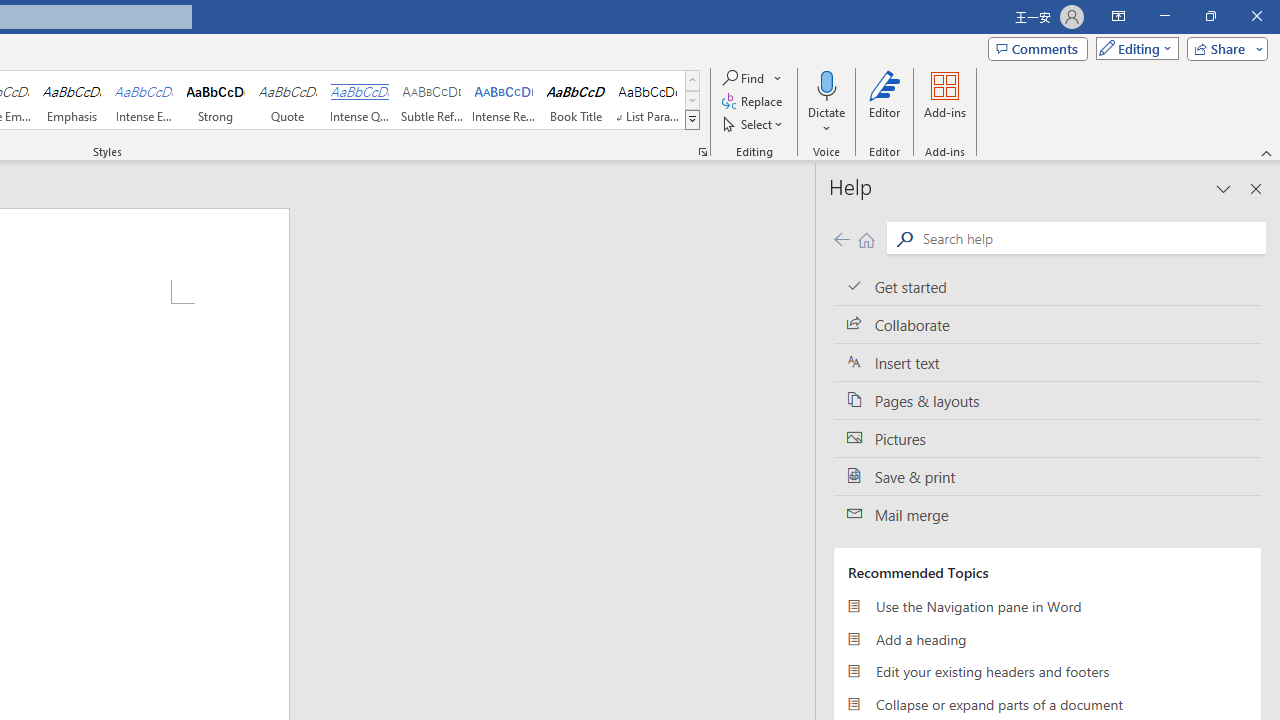 This screenshot has width=1280, height=720. Describe the element at coordinates (884, 103) in the screenshot. I see `'Editor'` at that location.